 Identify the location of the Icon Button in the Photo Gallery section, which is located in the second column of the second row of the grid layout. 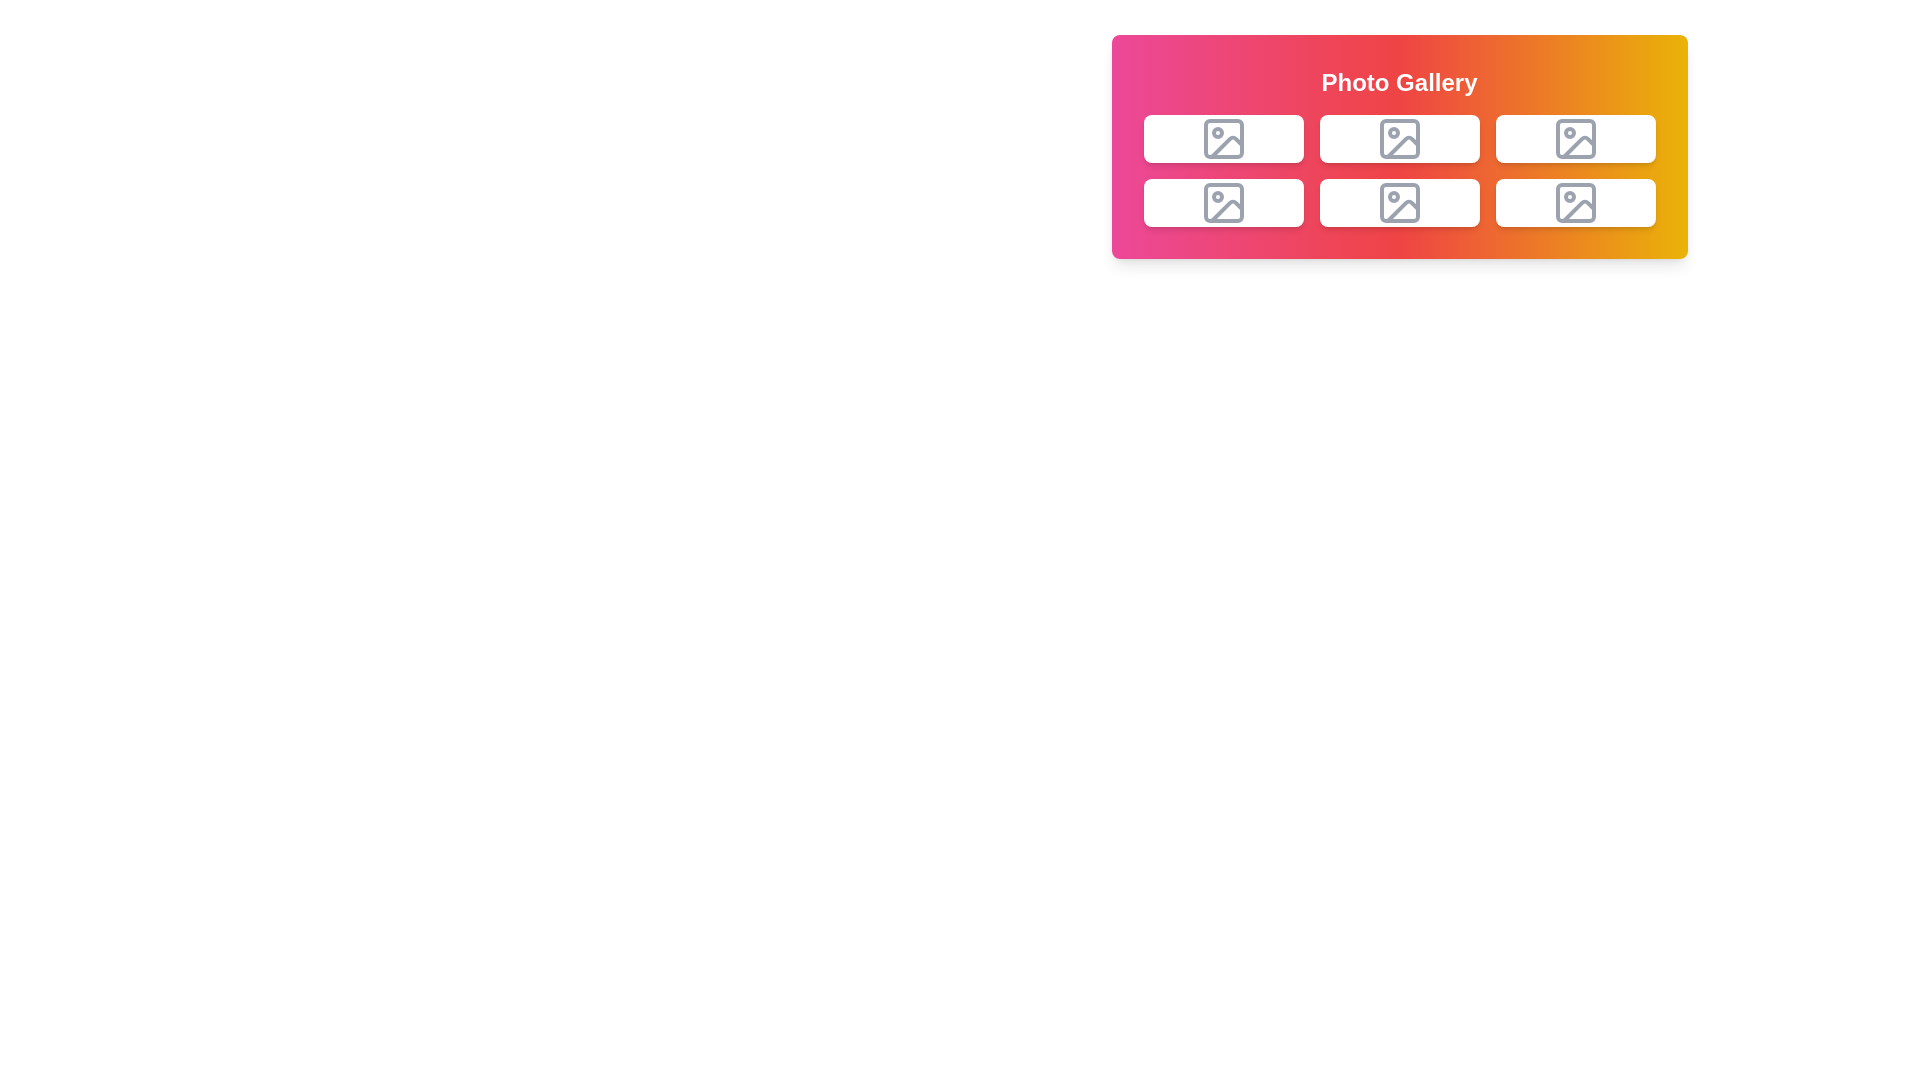
(1372, 203).